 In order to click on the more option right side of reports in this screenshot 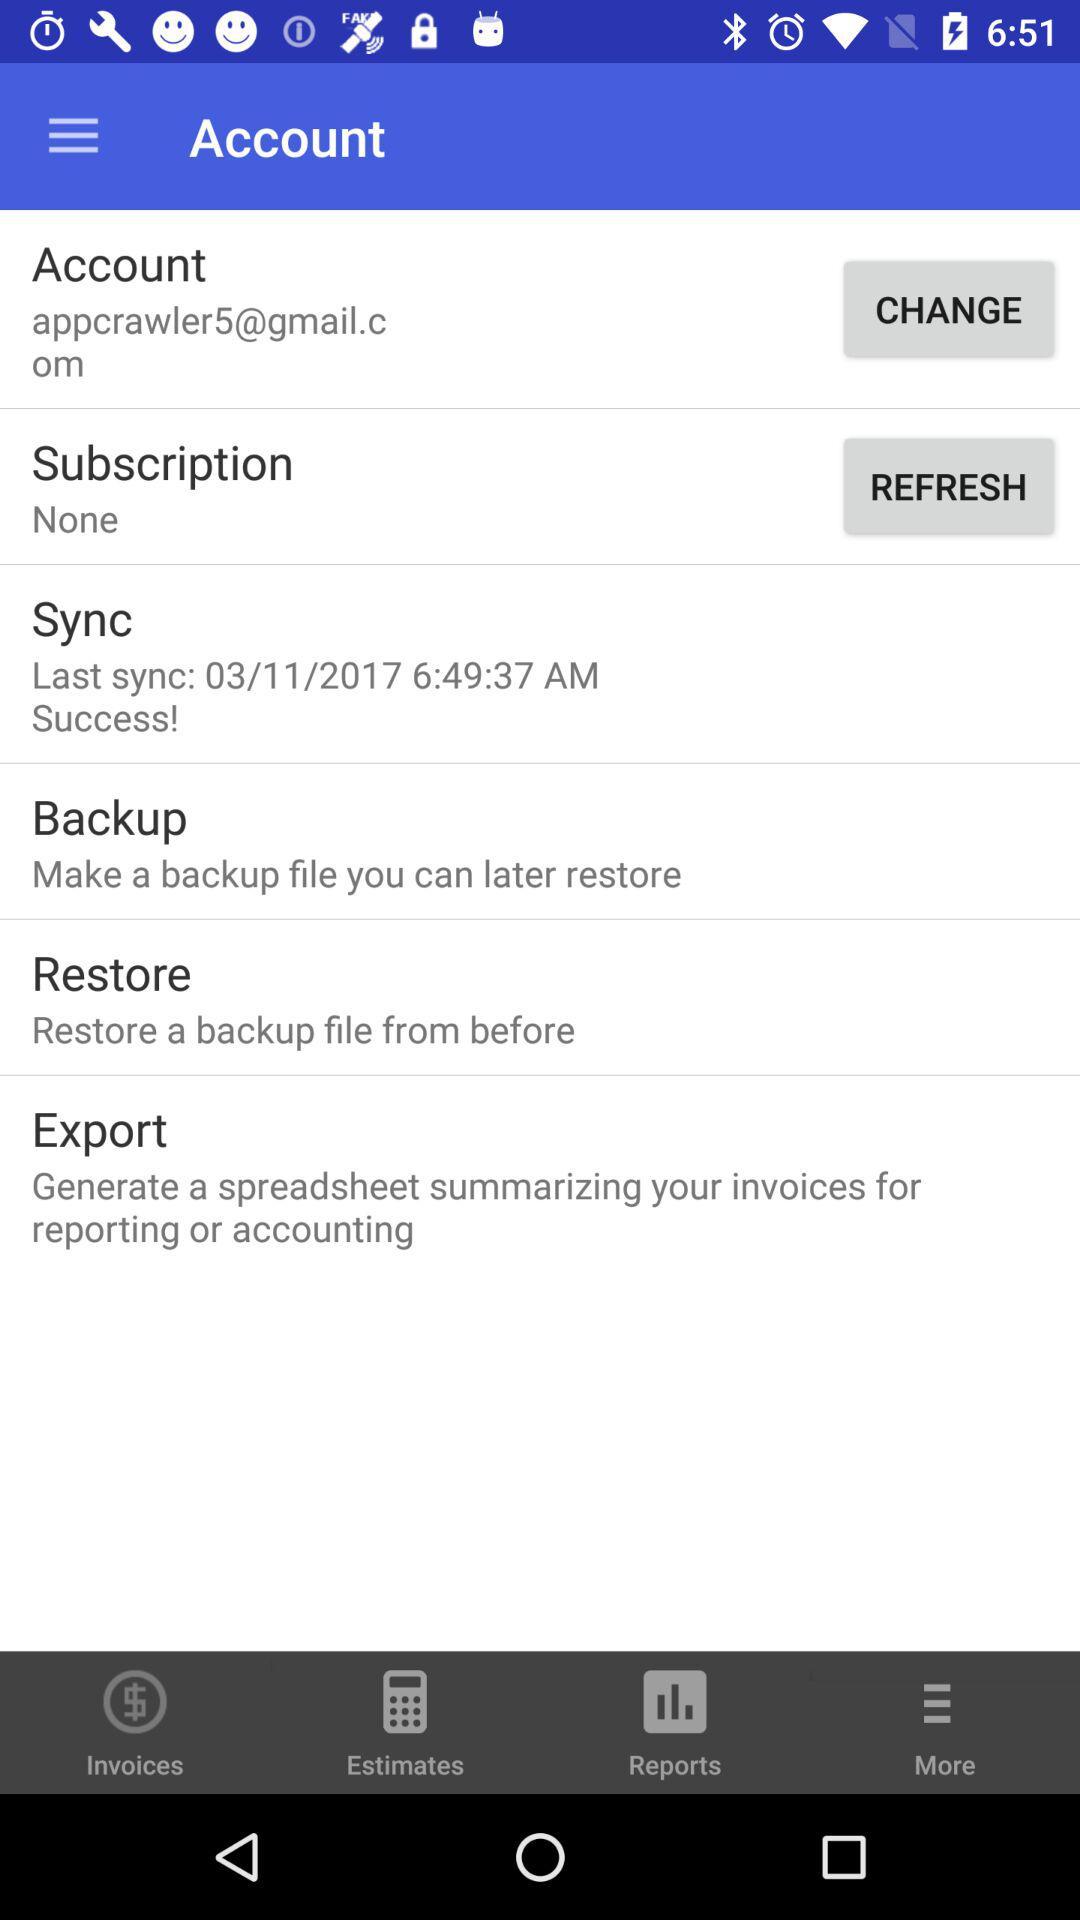, I will do `click(945, 1736)`.